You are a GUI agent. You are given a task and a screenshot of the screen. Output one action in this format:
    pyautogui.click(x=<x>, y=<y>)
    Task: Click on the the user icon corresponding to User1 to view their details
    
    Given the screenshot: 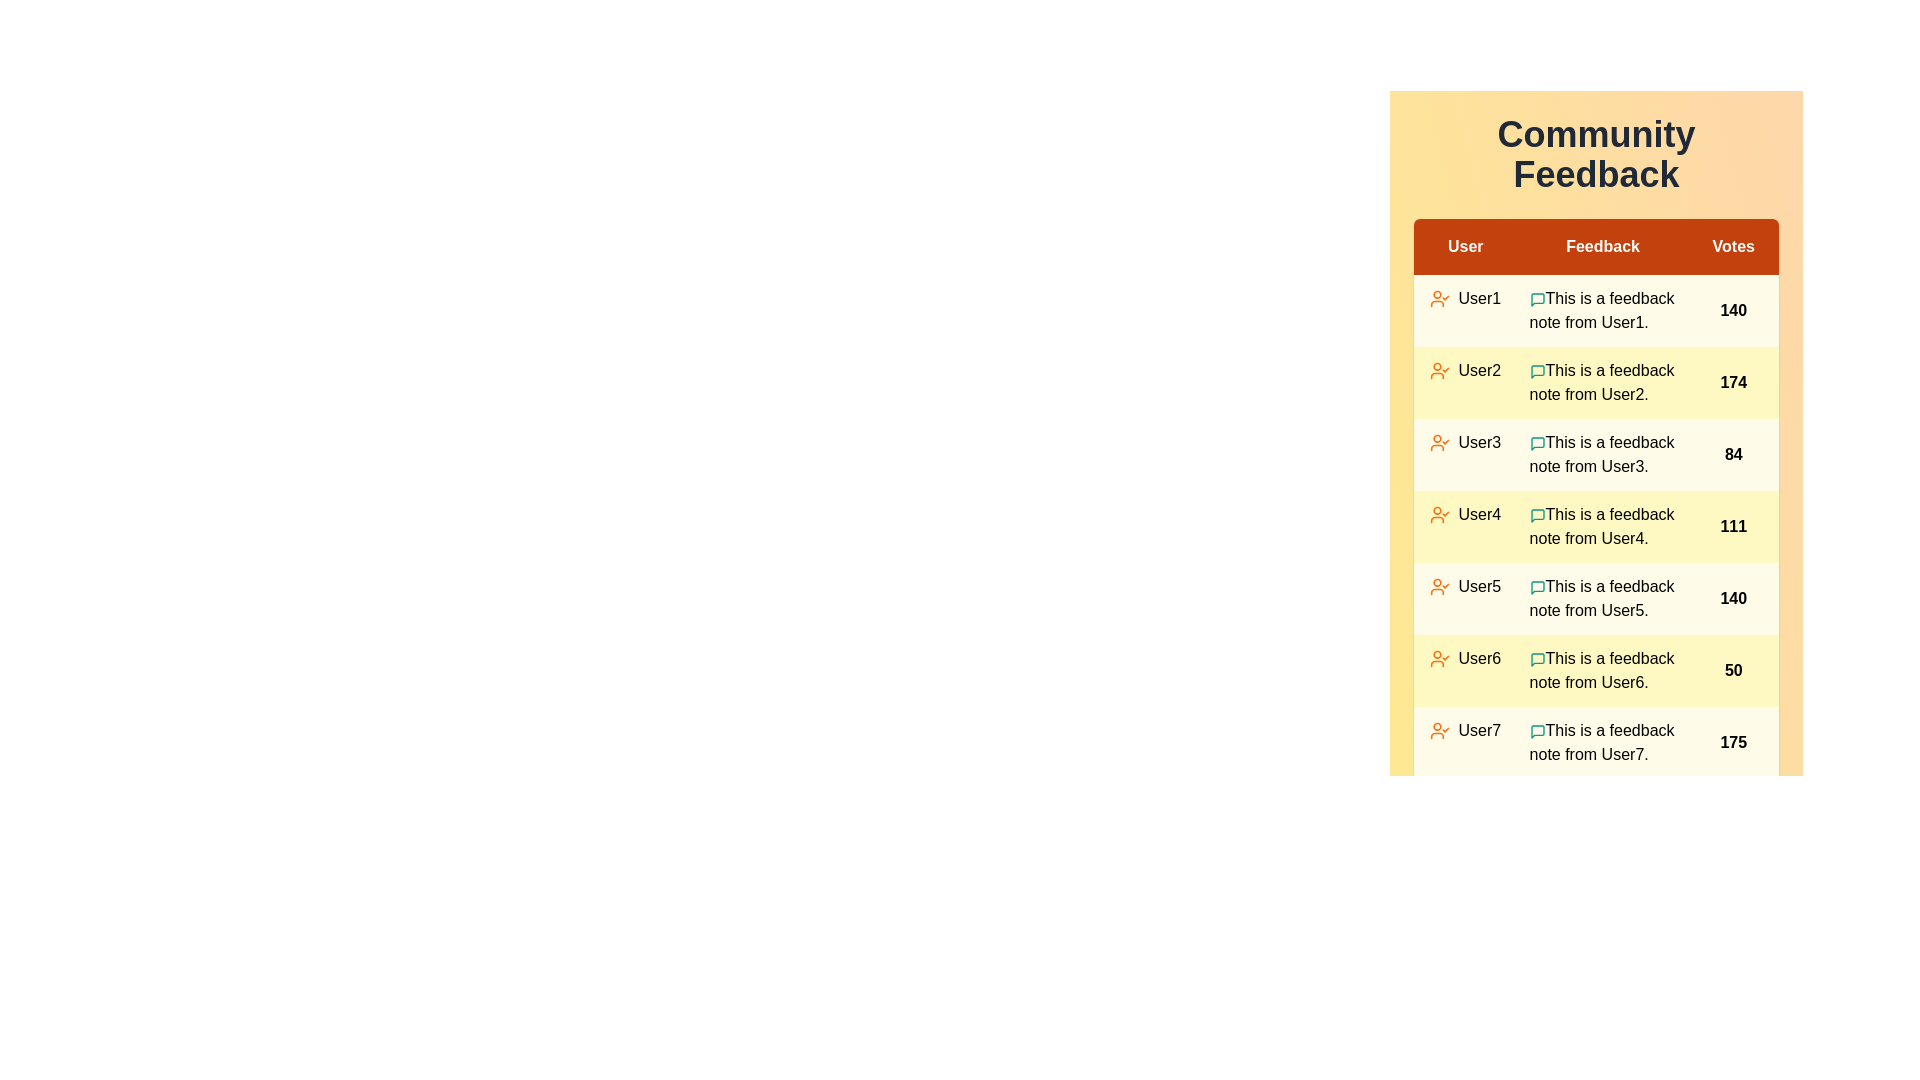 What is the action you would take?
    pyautogui.click(x=1440, y=299)
    